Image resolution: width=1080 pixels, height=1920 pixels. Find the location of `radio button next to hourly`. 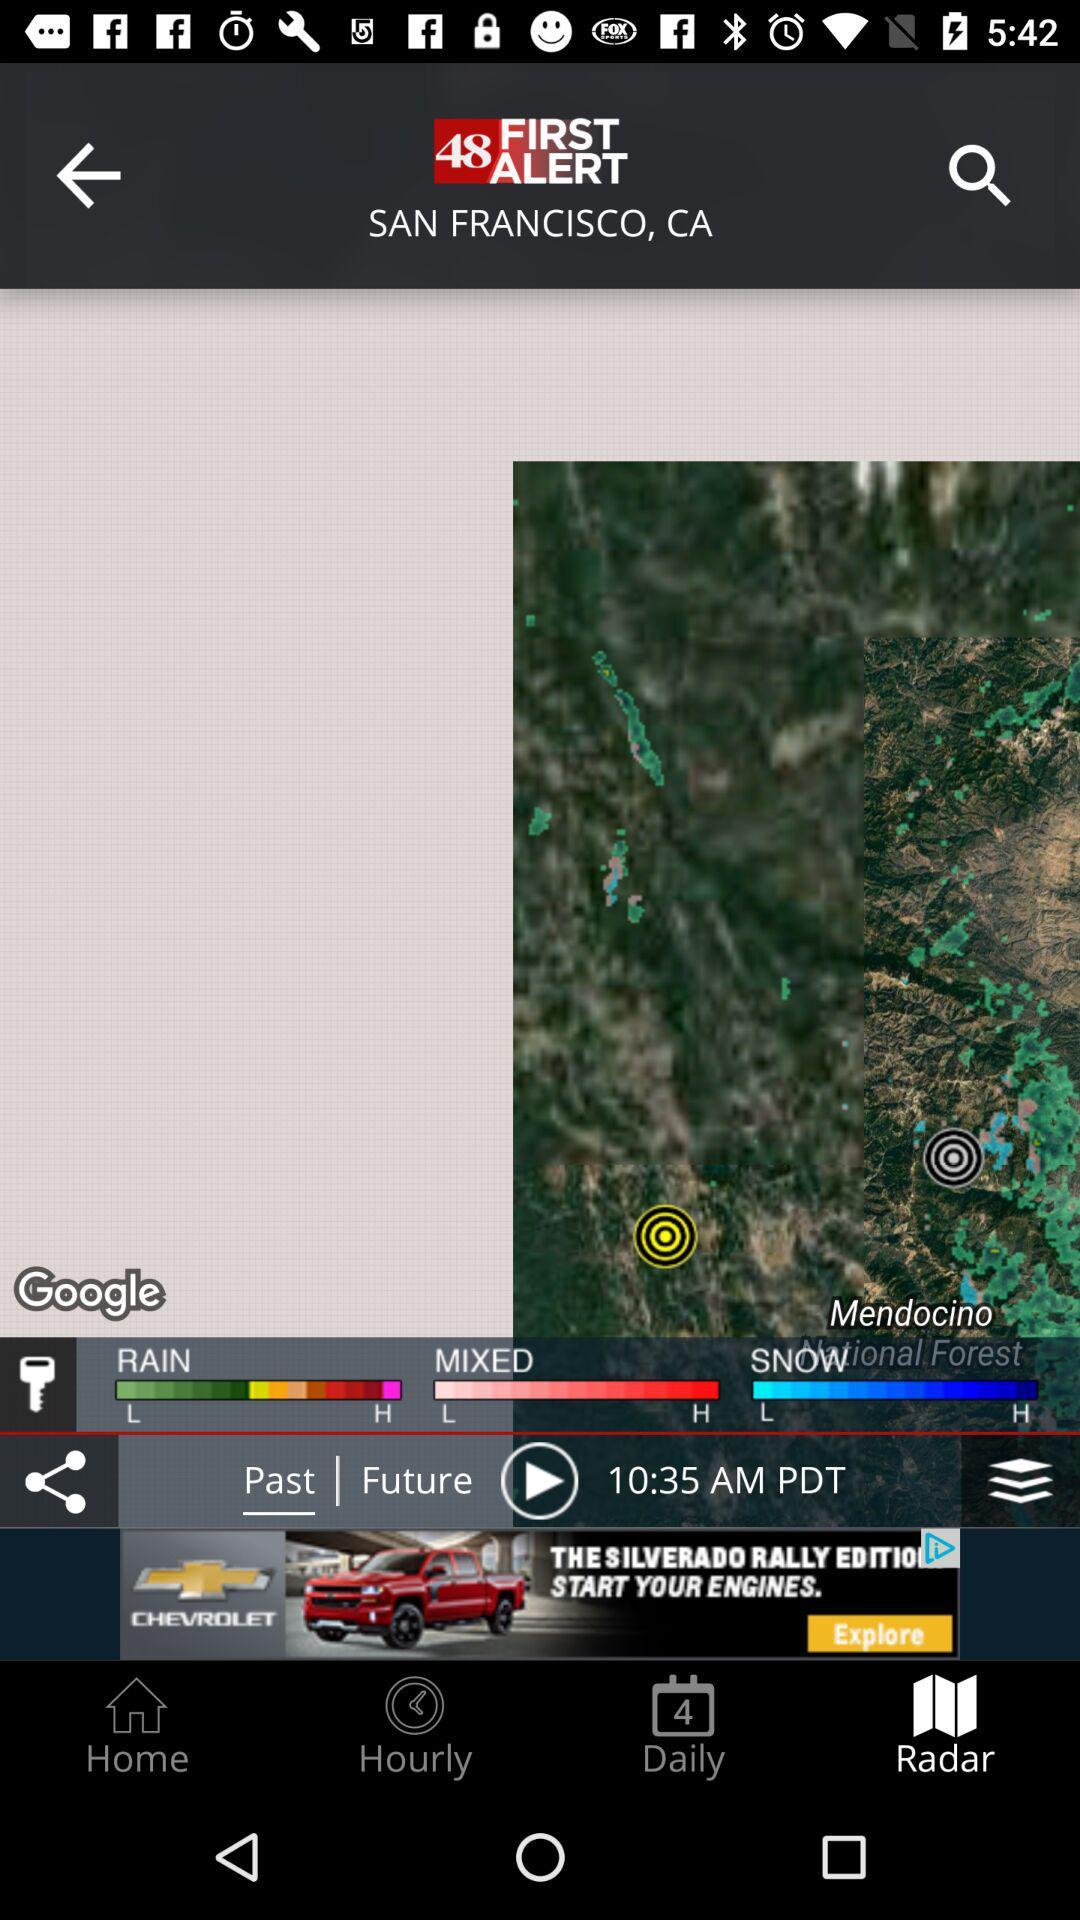

radio button next to hourly is located at coordinates (135, 1726).